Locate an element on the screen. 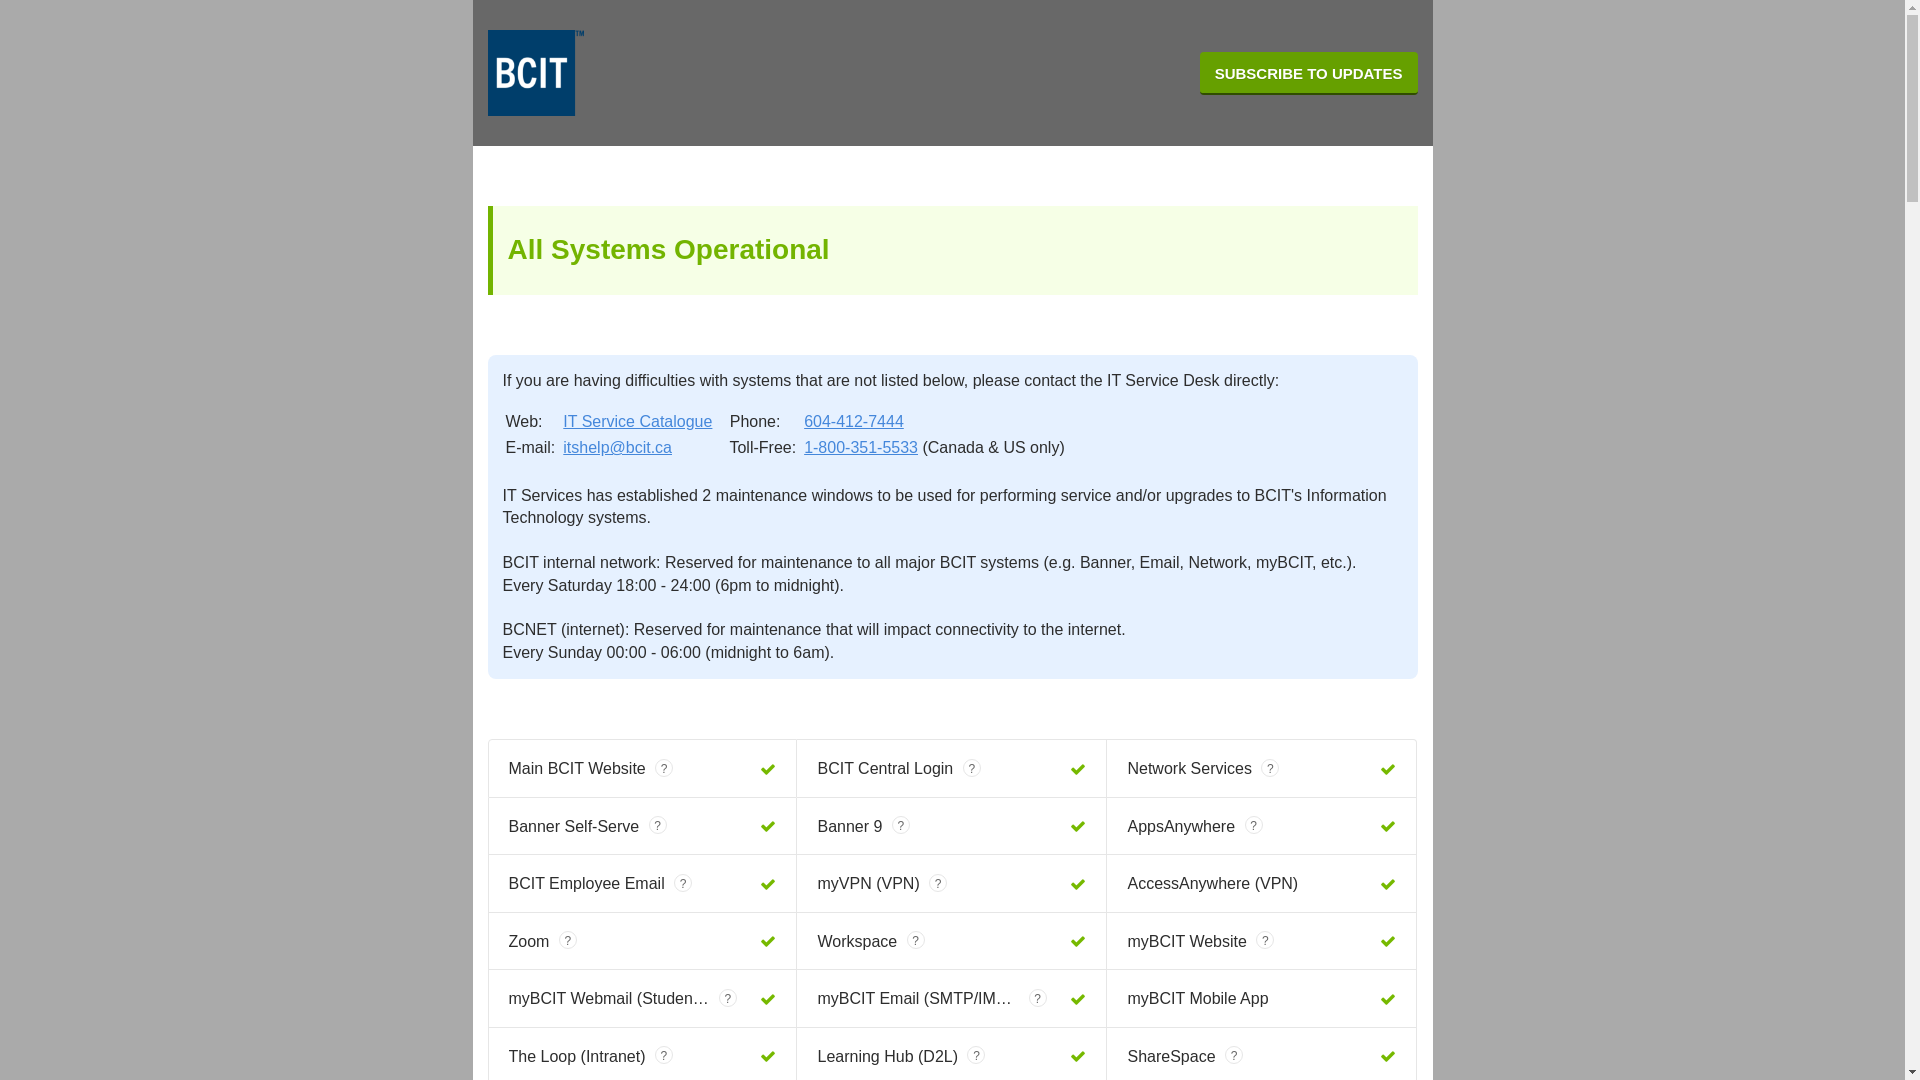 The height and width of the screenshot is (1080, 1920). '604-412-7444' is located at coordinates (854, 420).